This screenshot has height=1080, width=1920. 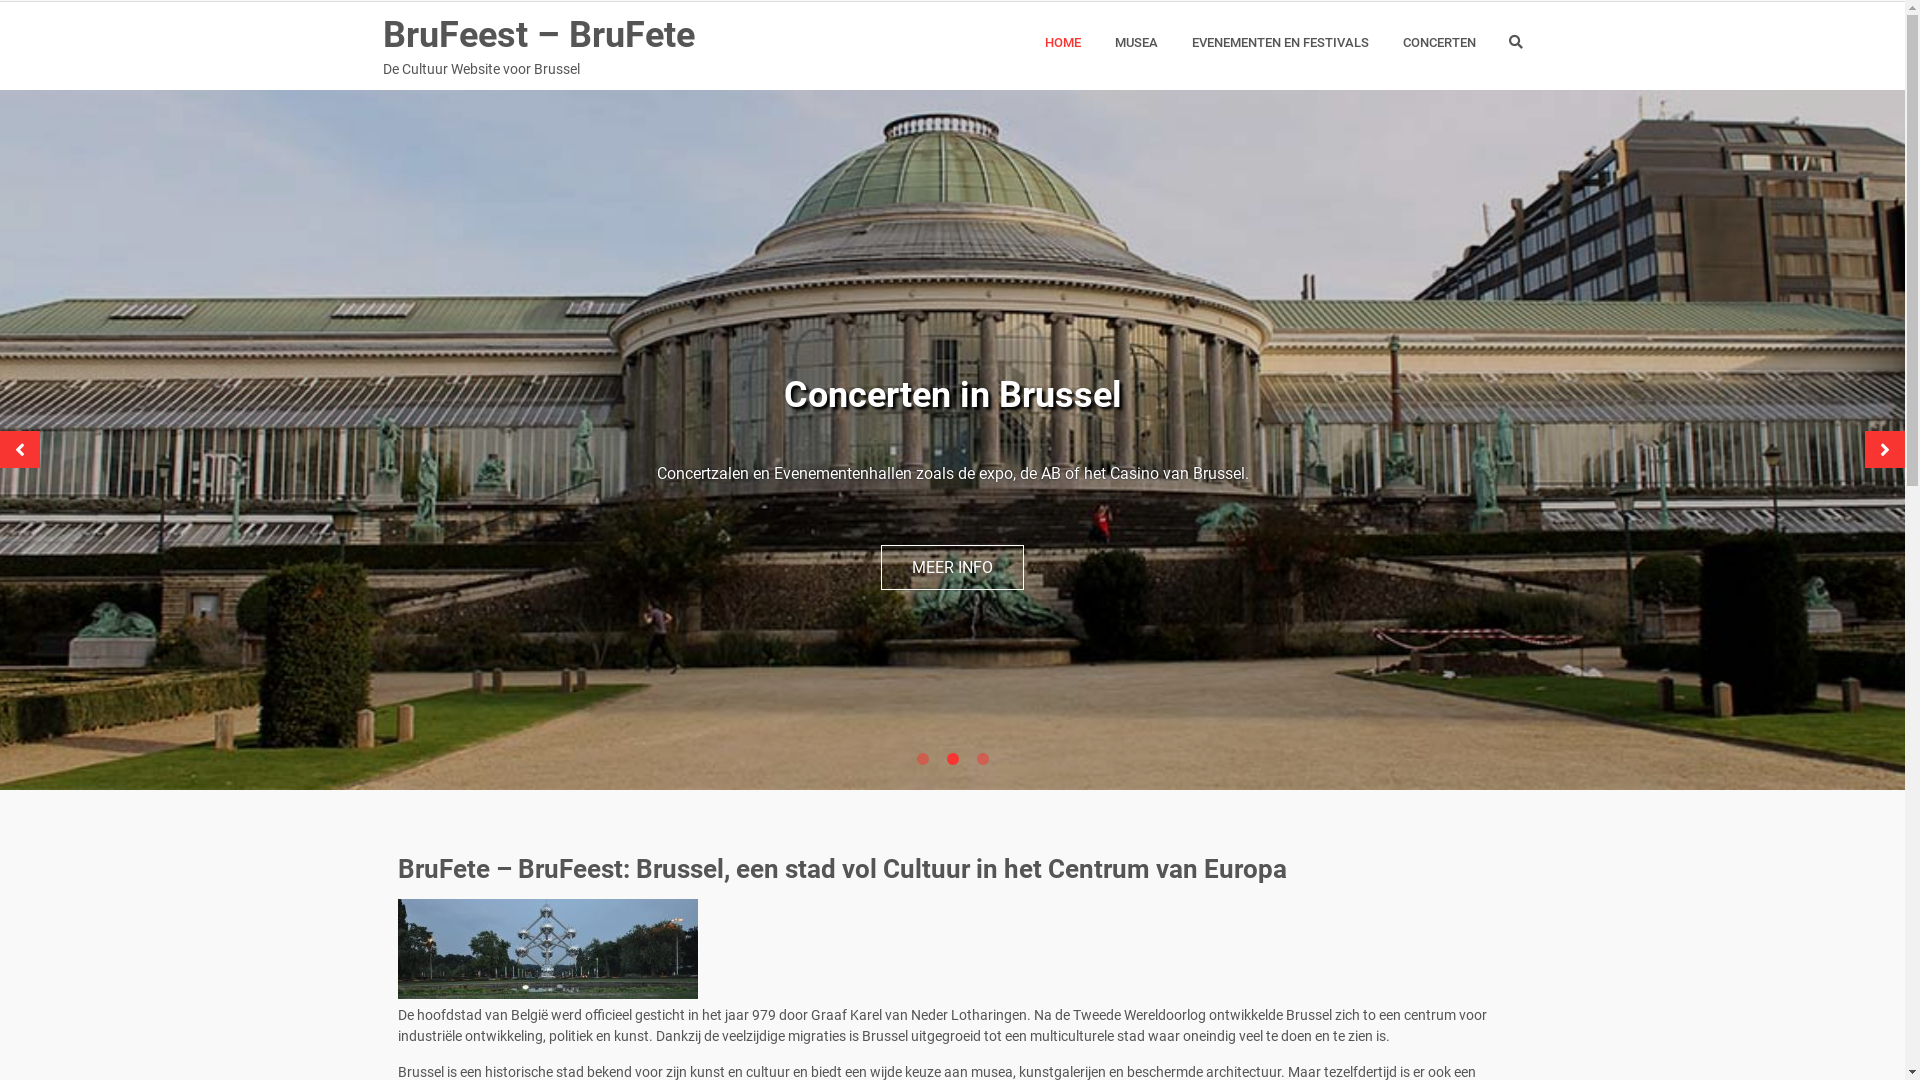 I want to click on 'MUSEA', so click(x=1135, y=42).